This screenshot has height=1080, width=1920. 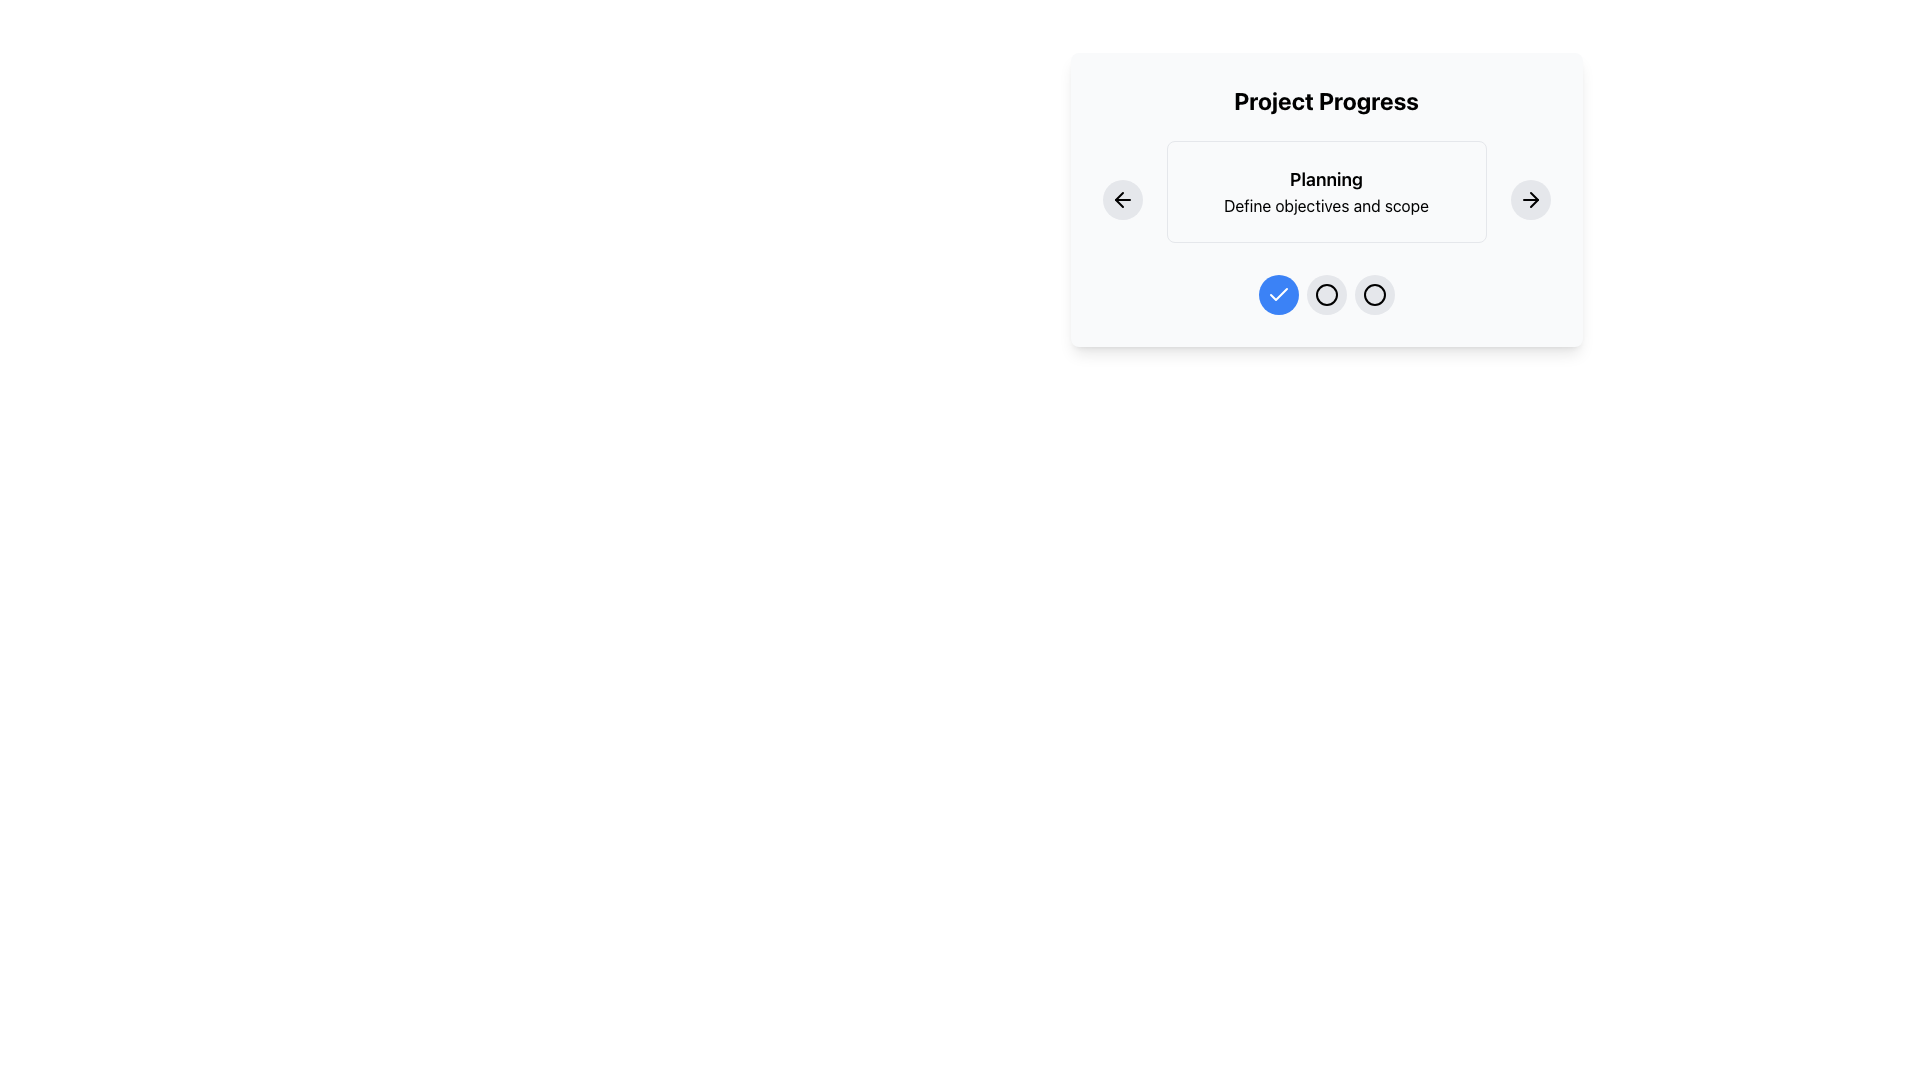 I want to click on the third circular icon button with a thin black stroke and transparent fill located within a rounded light gray button at the bottom center of the 'Project Progress' card-like panel to interact, so click(x=1373, y=294).